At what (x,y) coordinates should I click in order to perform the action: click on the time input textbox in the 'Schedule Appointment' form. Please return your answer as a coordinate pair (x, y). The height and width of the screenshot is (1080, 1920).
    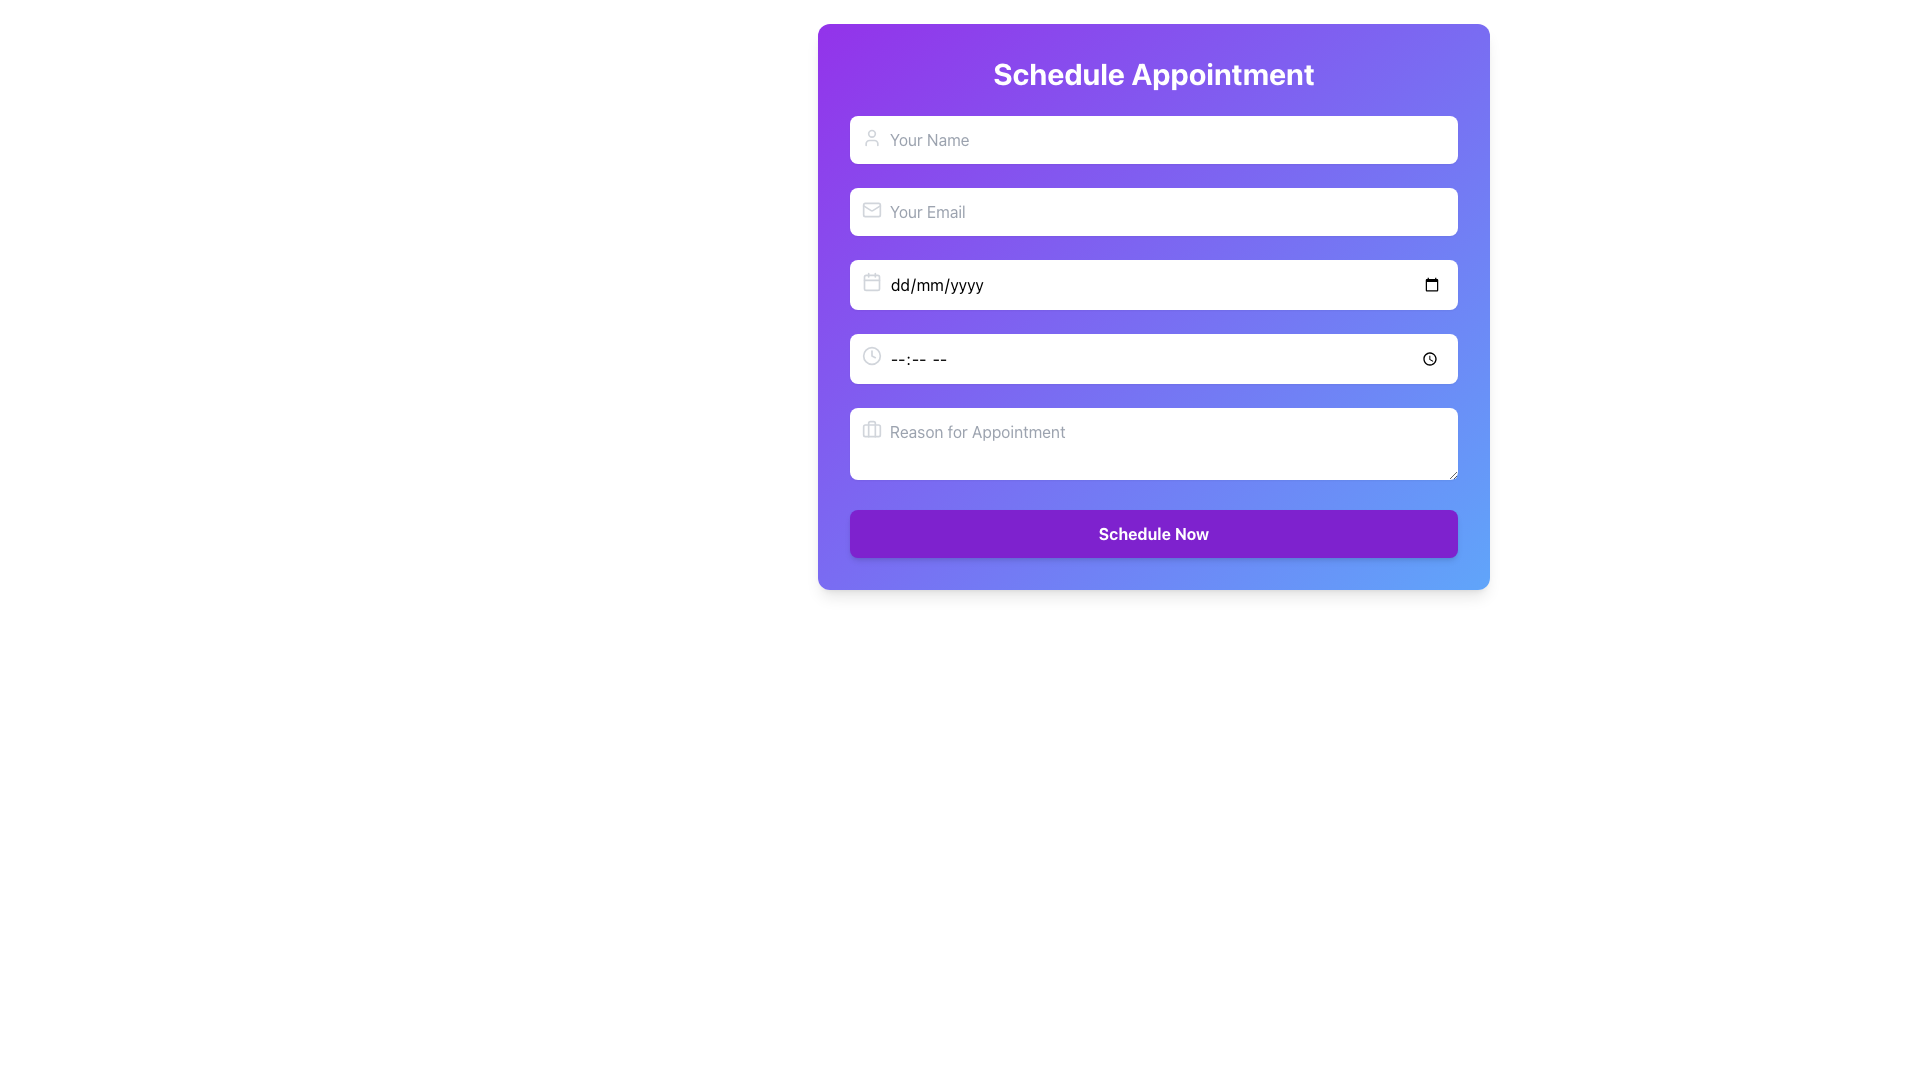
    Looking at the image, I should click on (1153, 335).